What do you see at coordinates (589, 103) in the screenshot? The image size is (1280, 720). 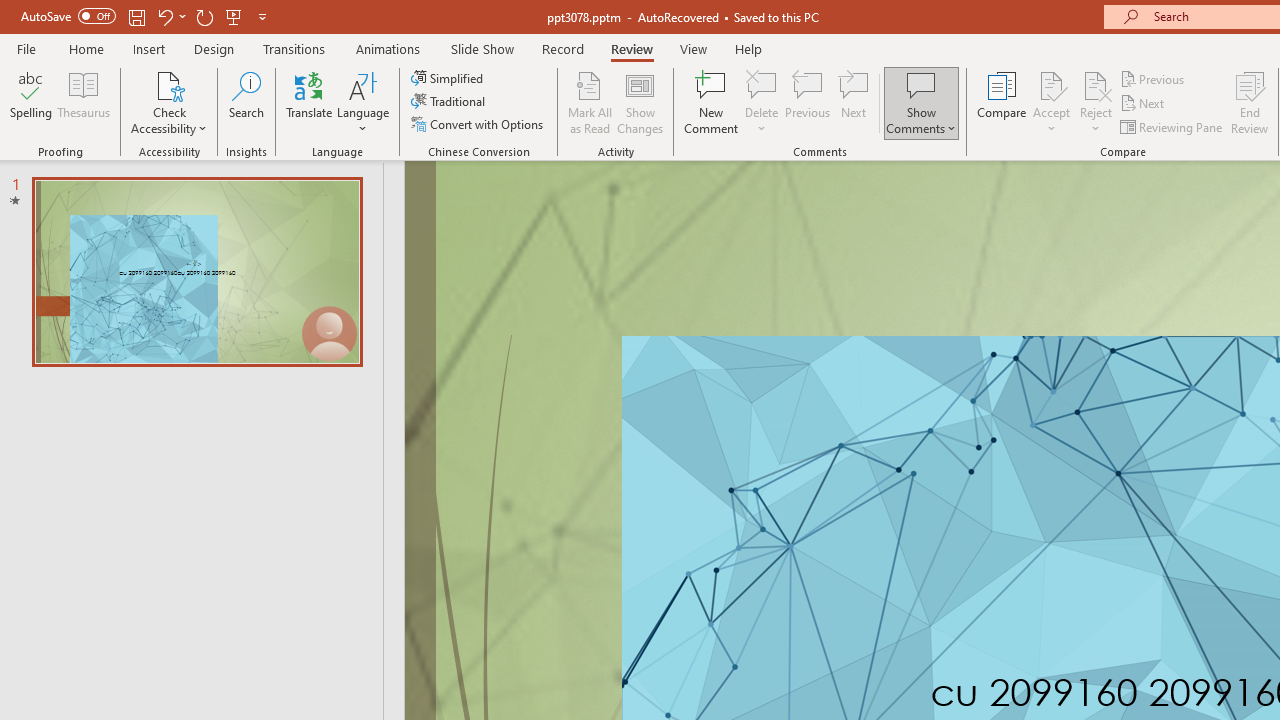 I see `'Mark All as Read'` at bounding box center [589, 103].